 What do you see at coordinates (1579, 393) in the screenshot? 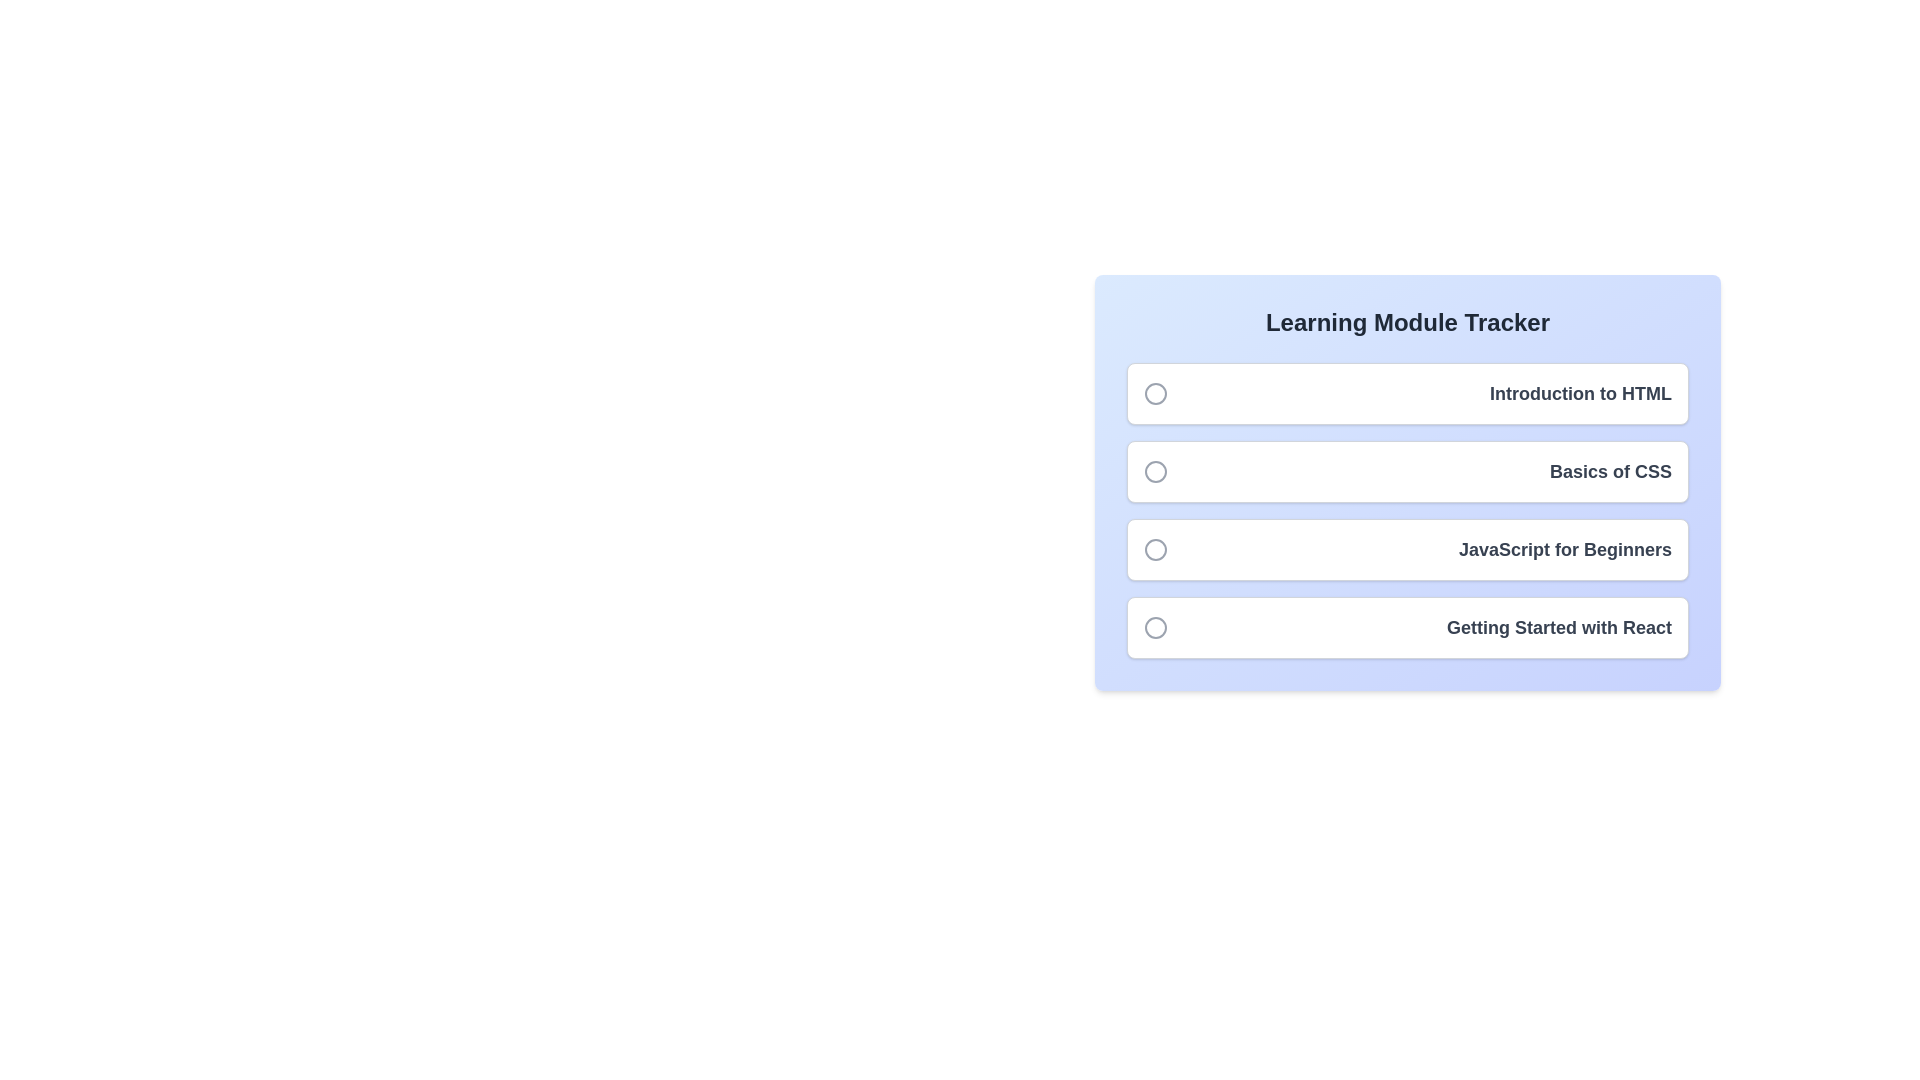
I see `the text label that identifies a learning module in the Learning Module Tracker, located in the first row next to a circular icon` at bounding box center [1579, 393].